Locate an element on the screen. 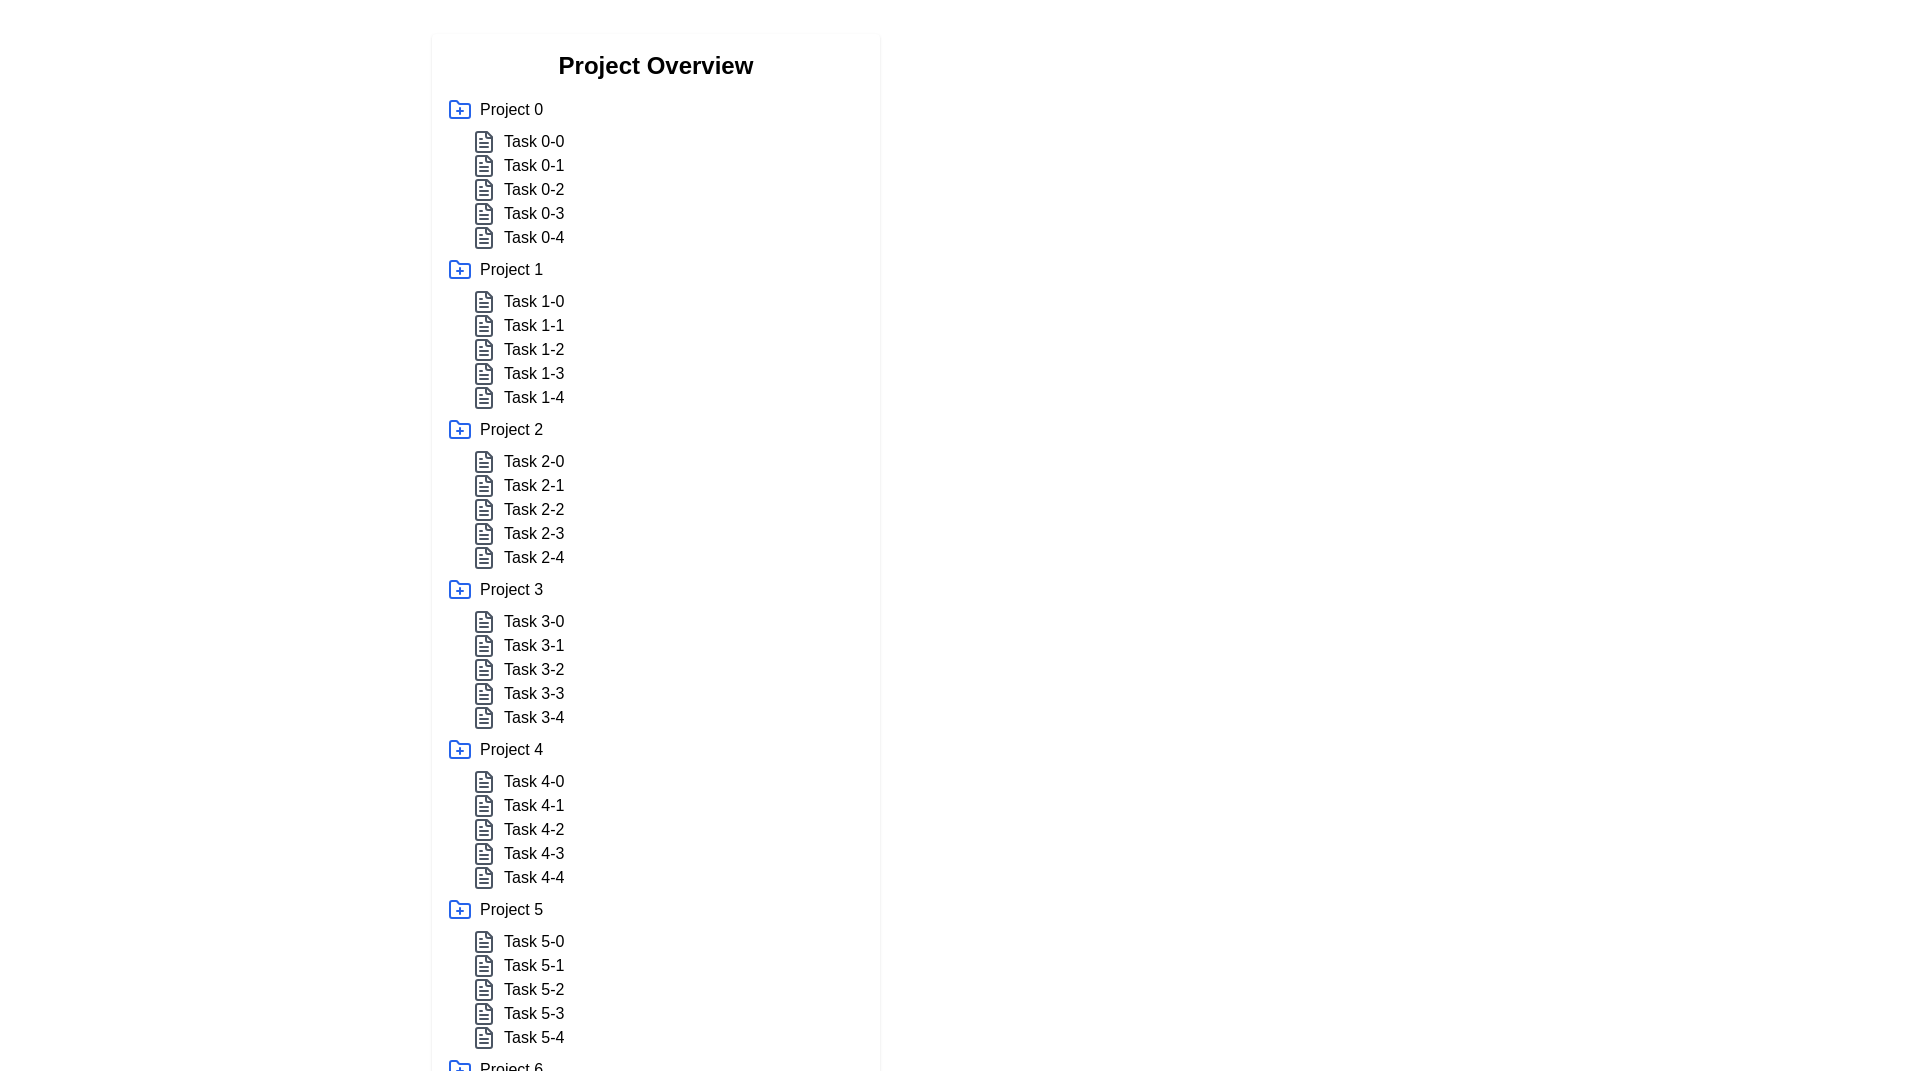  the text label 'Task 4-2' is located at coordinates (534, 829).